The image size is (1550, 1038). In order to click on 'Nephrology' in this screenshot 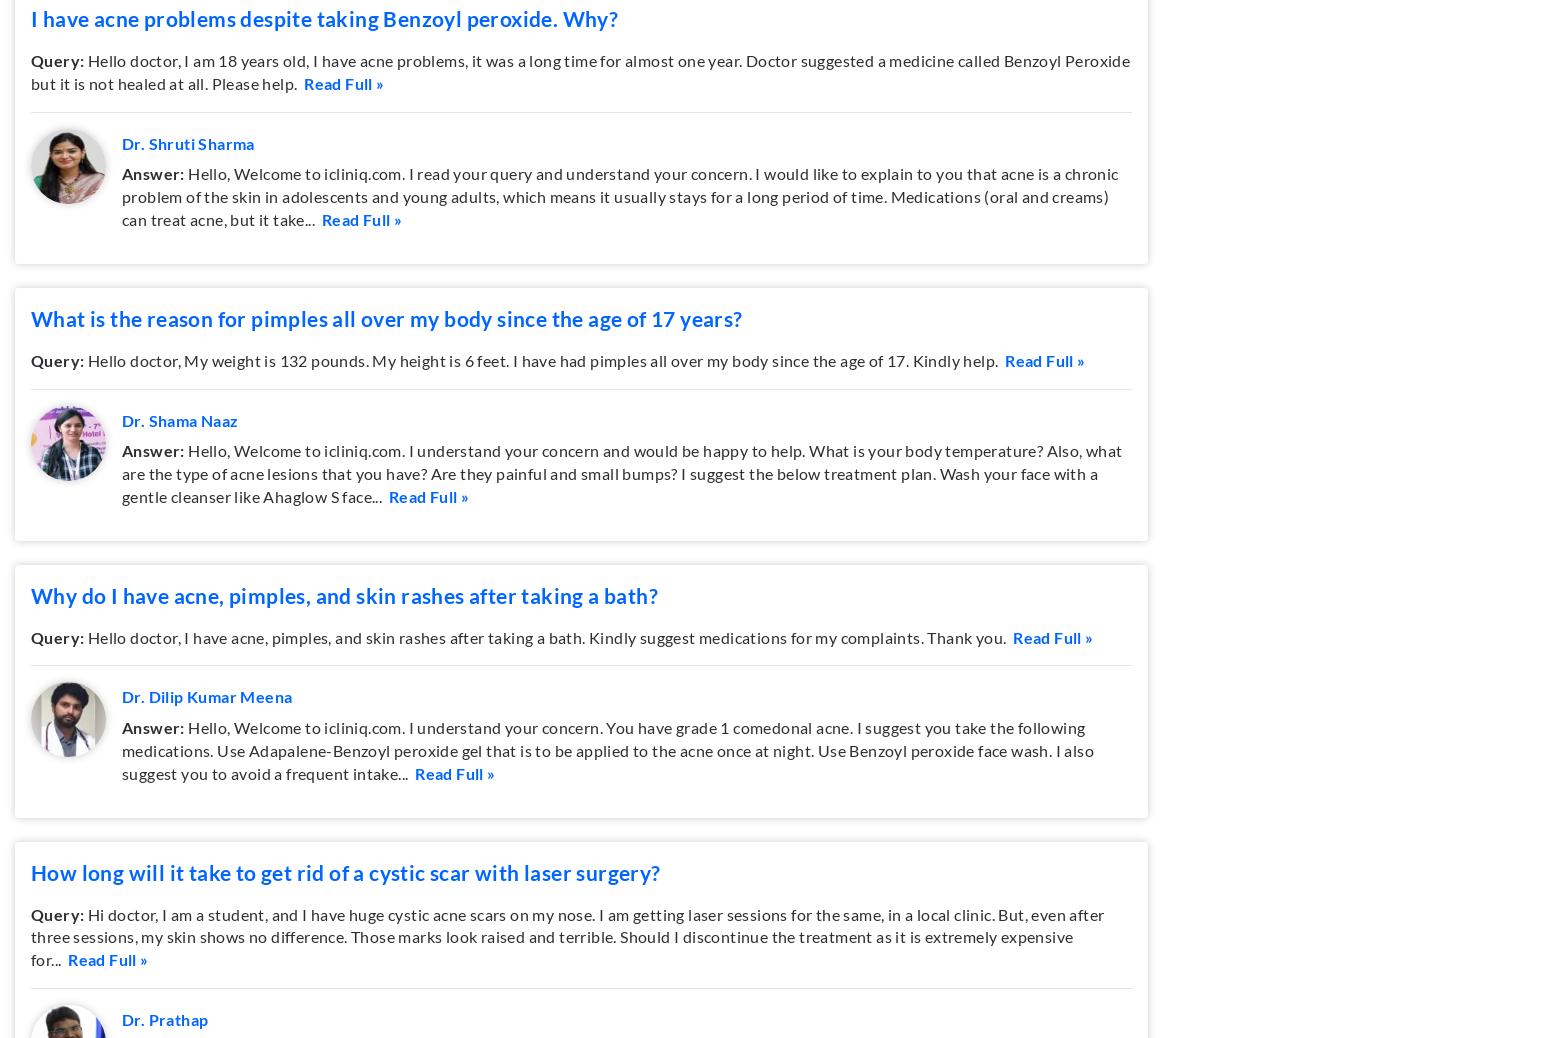, I will do `click(517, 156)`.